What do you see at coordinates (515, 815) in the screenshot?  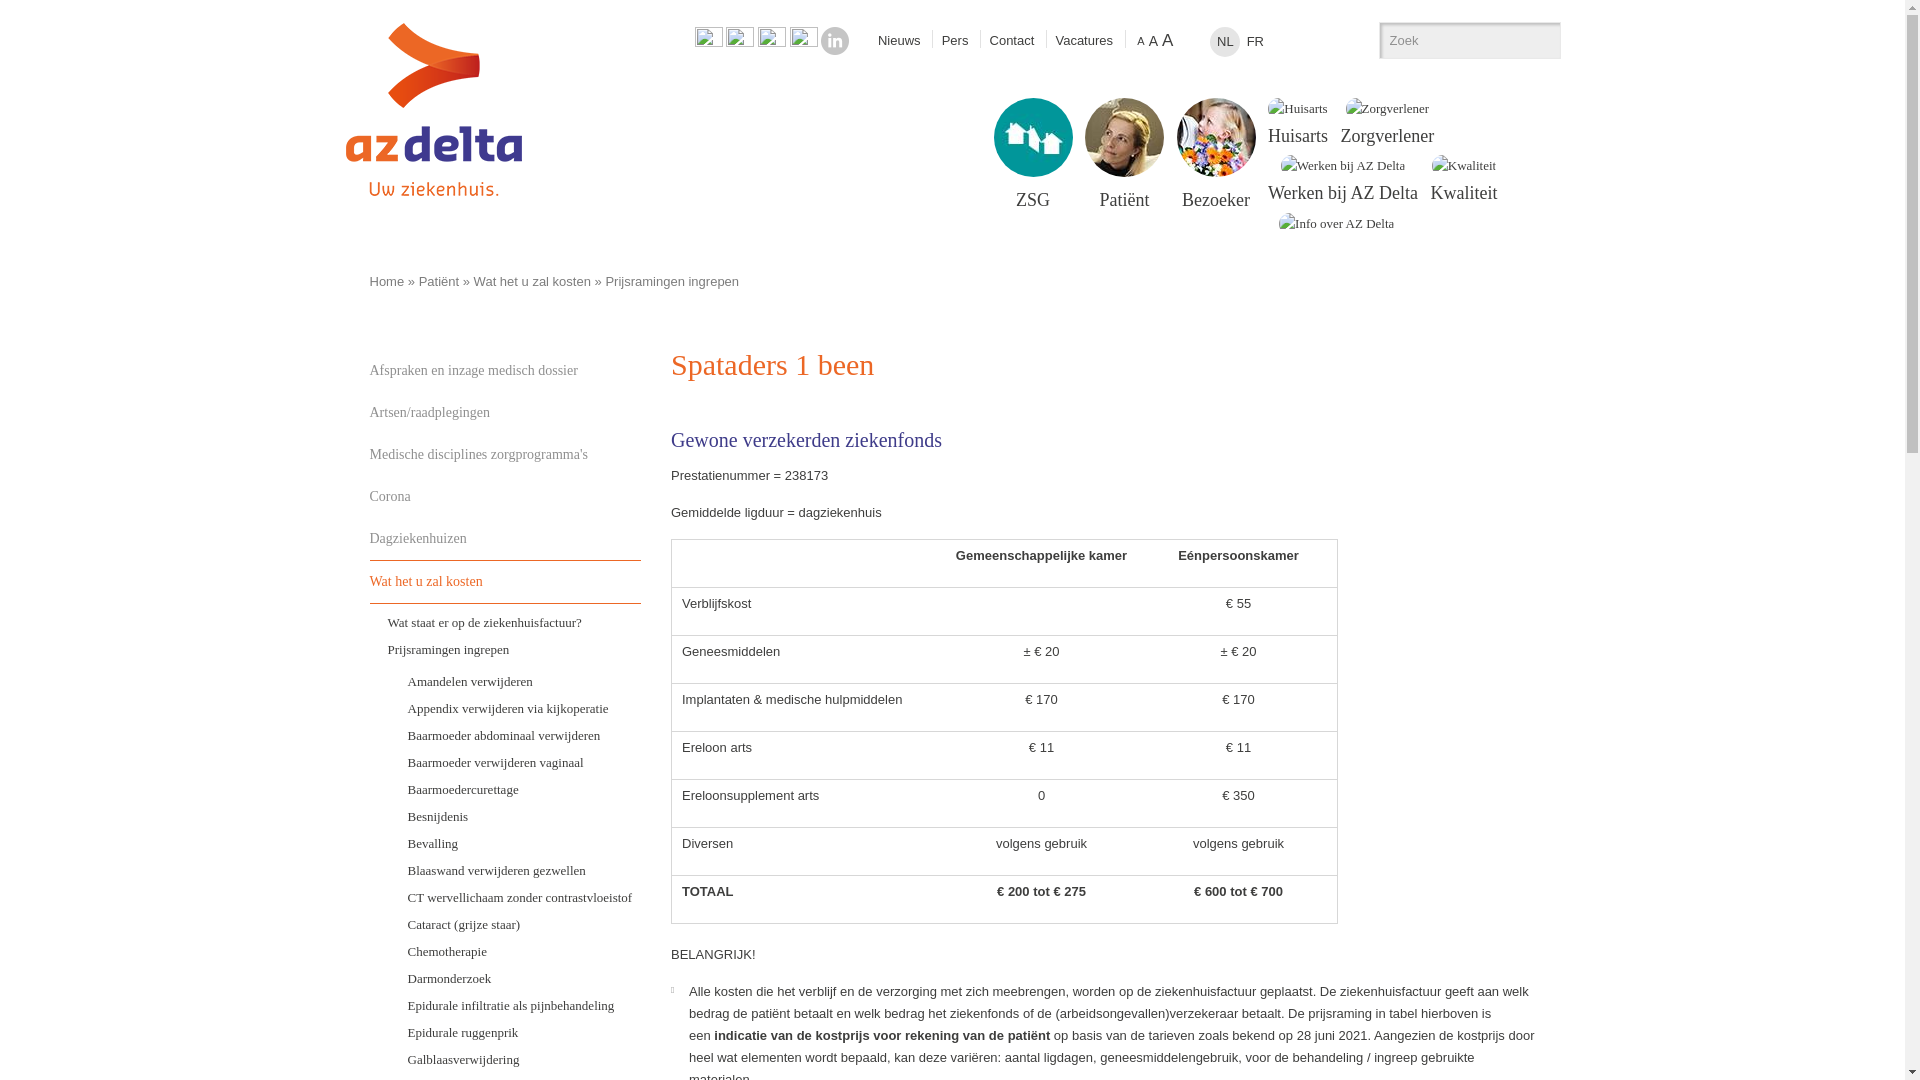 I see `'Besnijdenis'` at bounding box center [515, 815].